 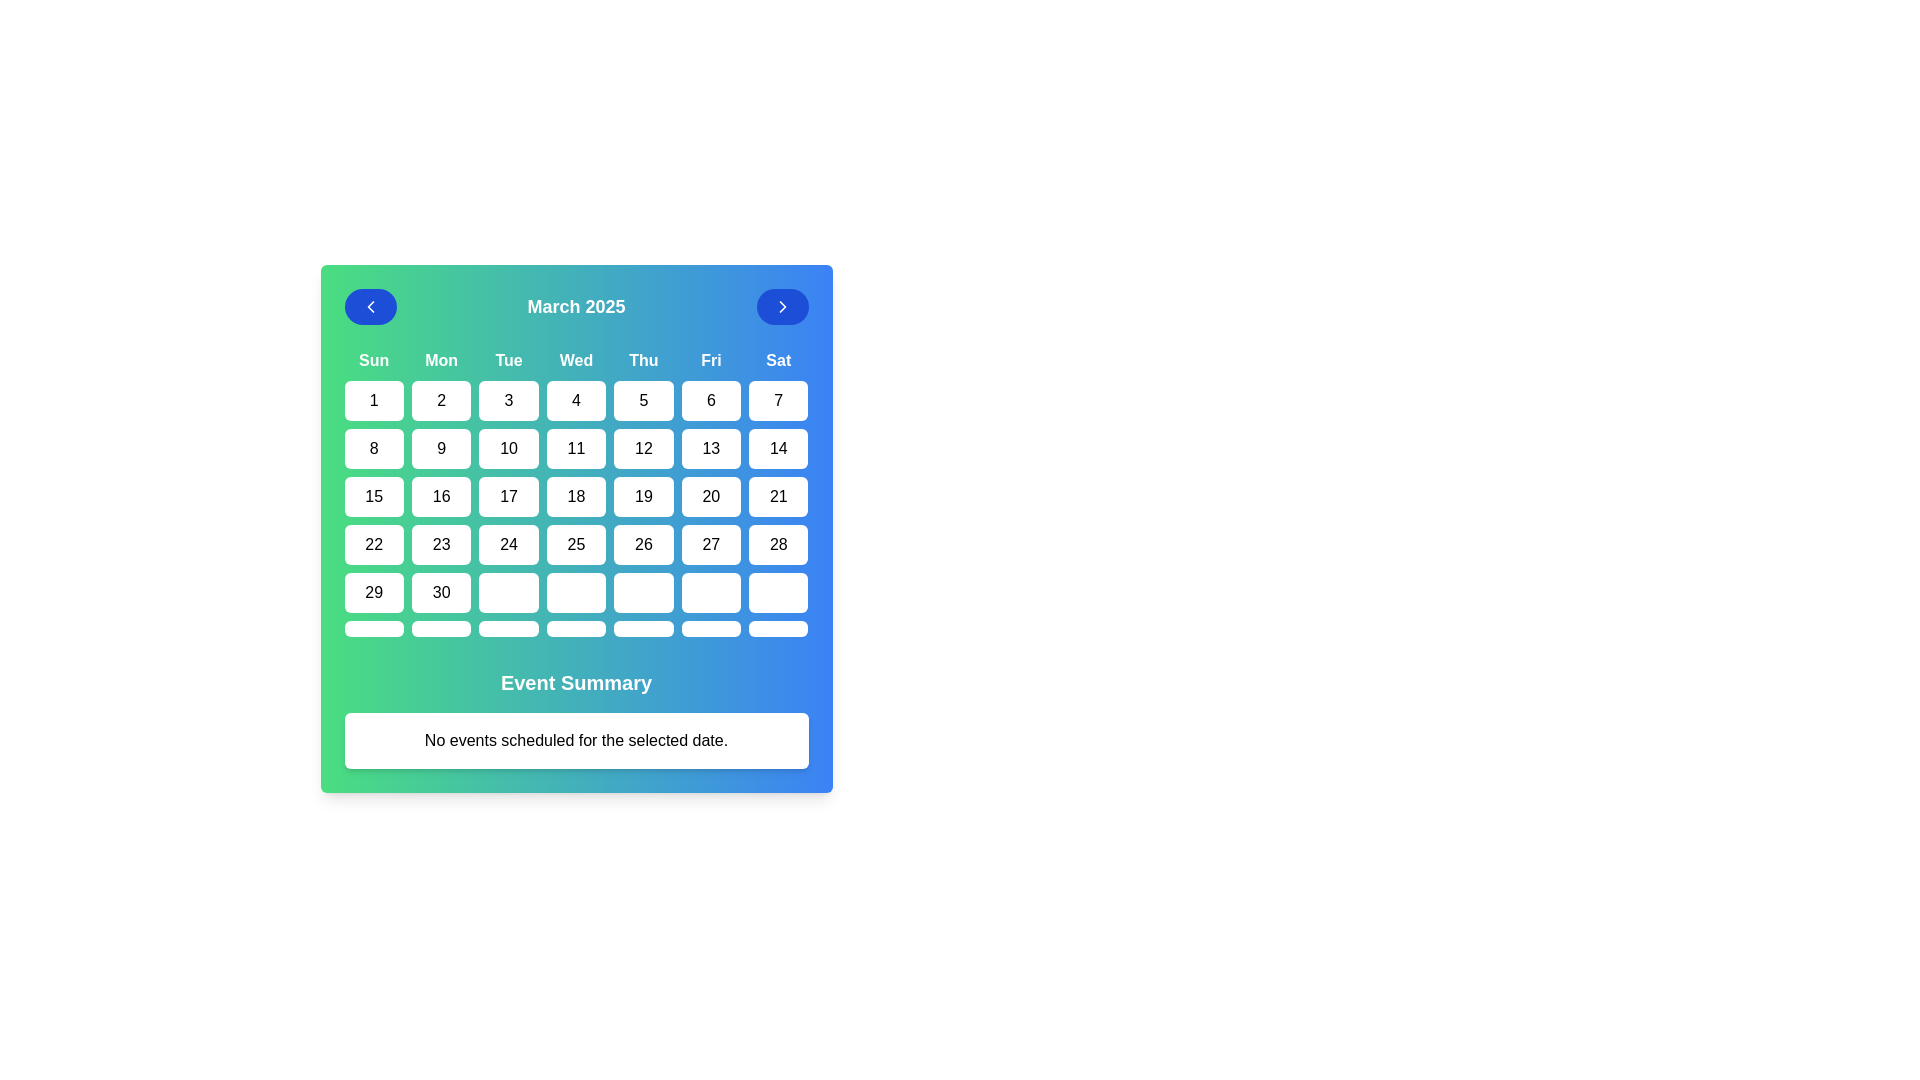 What do you see at coordinates (575, 681) in the screenshot?
I see `the Text Label that serves as a section header for the event summary` at bounding box center [575, 681].